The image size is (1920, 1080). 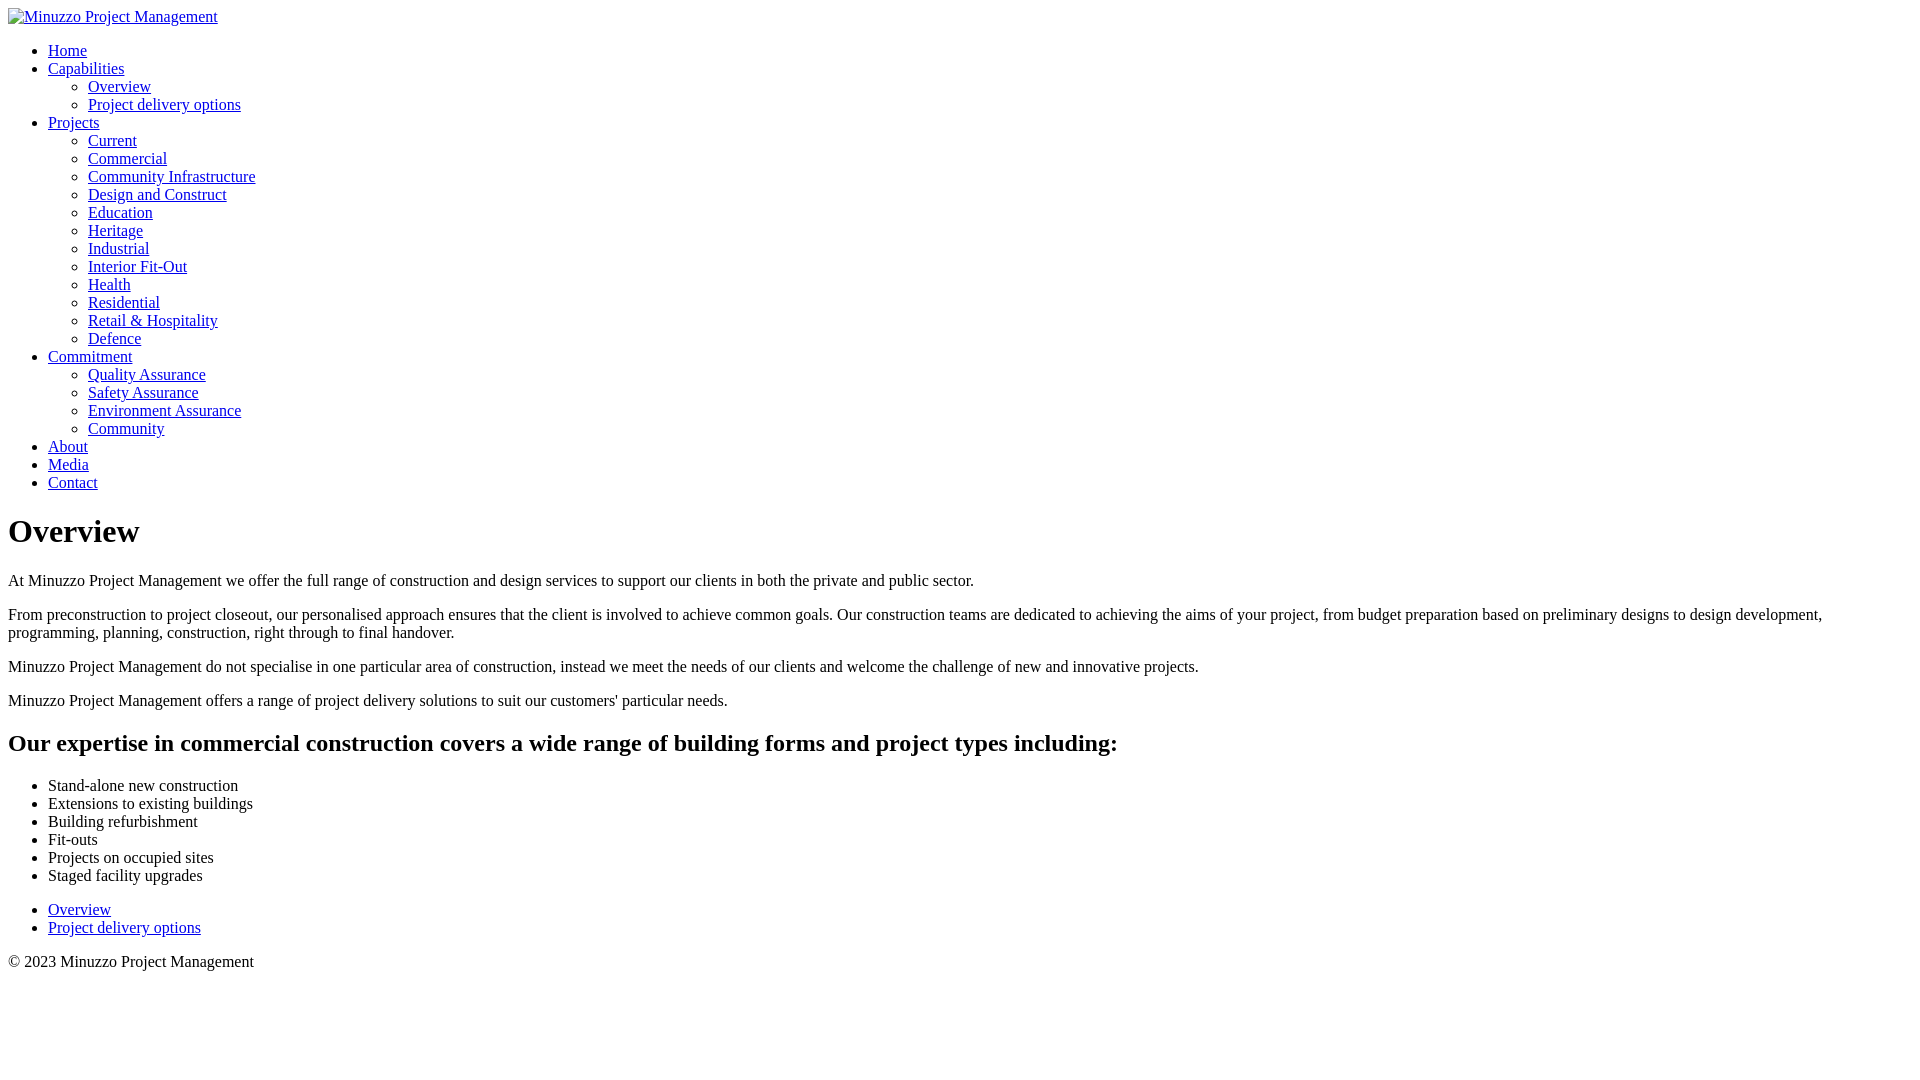 I want to click on 'About', so click(x=67, y=445).